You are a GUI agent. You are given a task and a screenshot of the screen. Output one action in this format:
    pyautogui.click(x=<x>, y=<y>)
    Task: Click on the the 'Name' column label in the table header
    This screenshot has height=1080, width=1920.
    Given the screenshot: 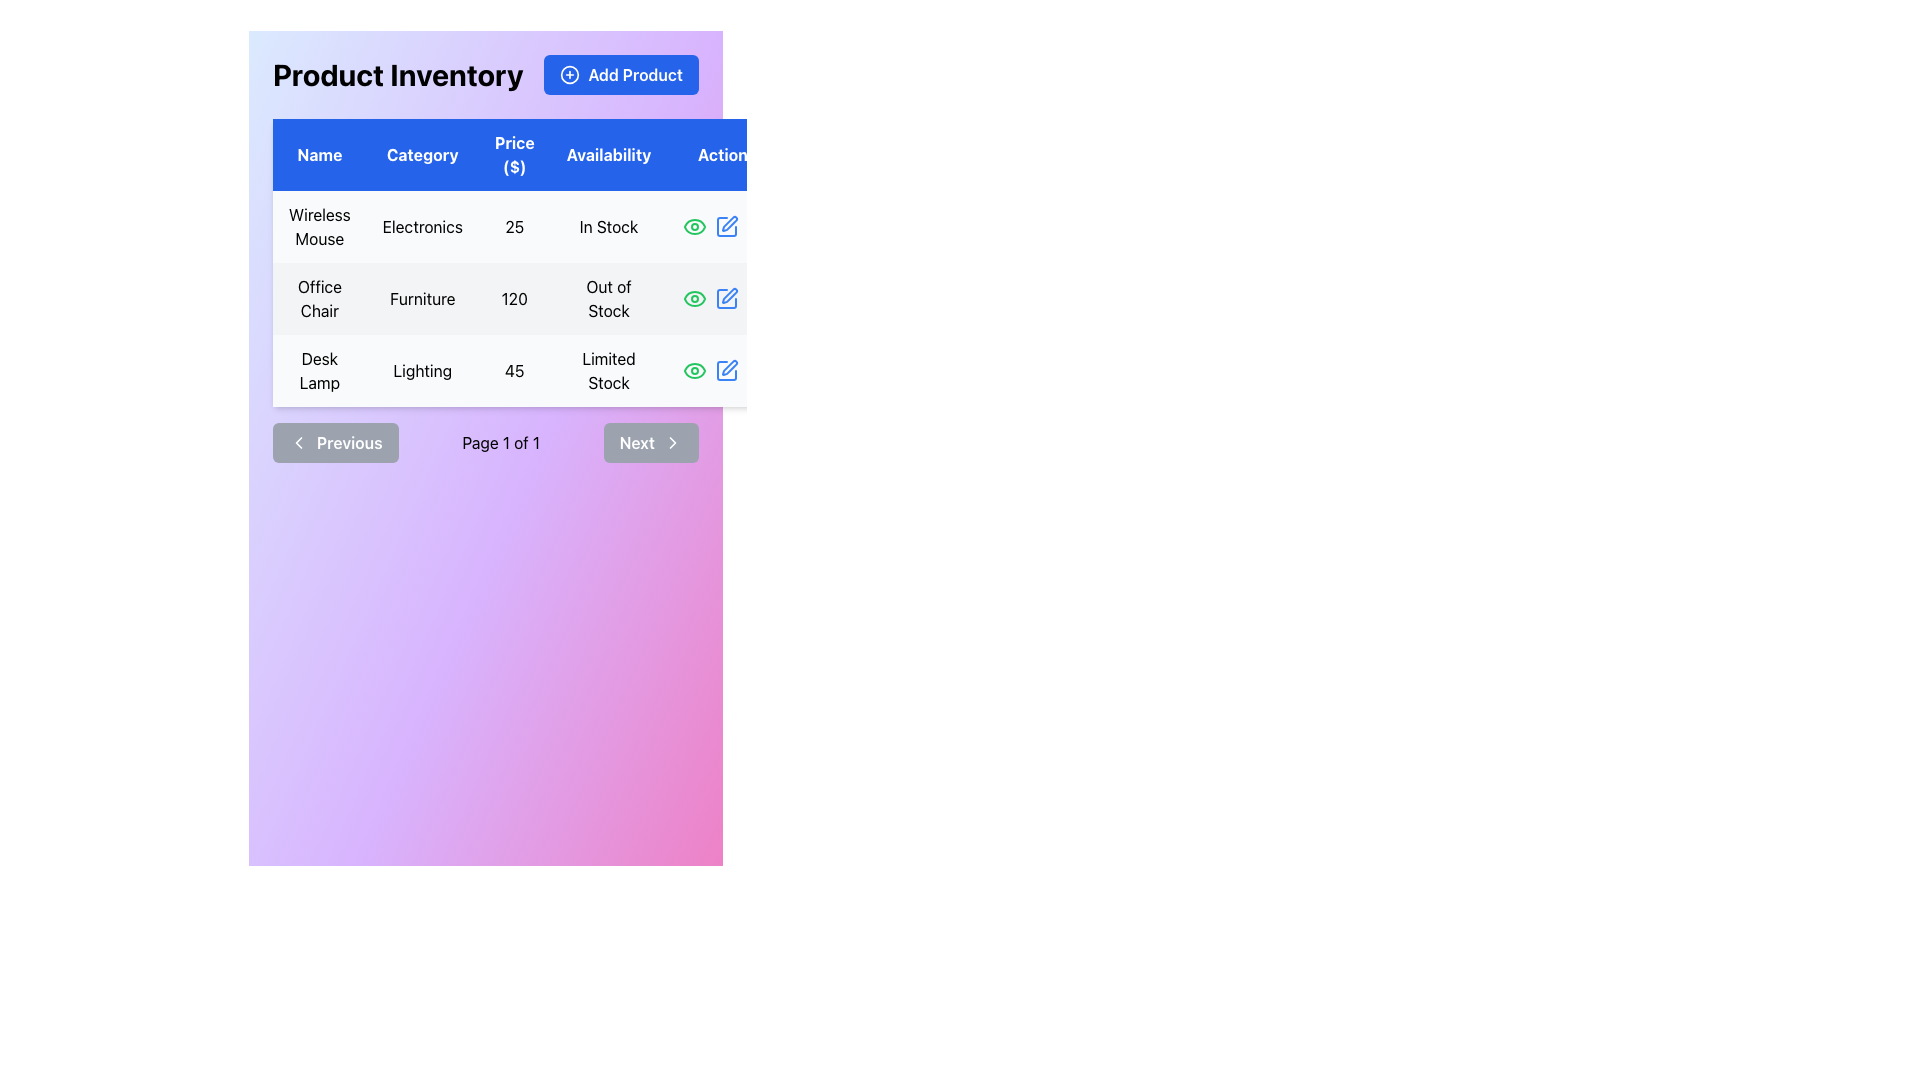 What is the action you would take?
    pyautogui.click(x=318, y=153)
    